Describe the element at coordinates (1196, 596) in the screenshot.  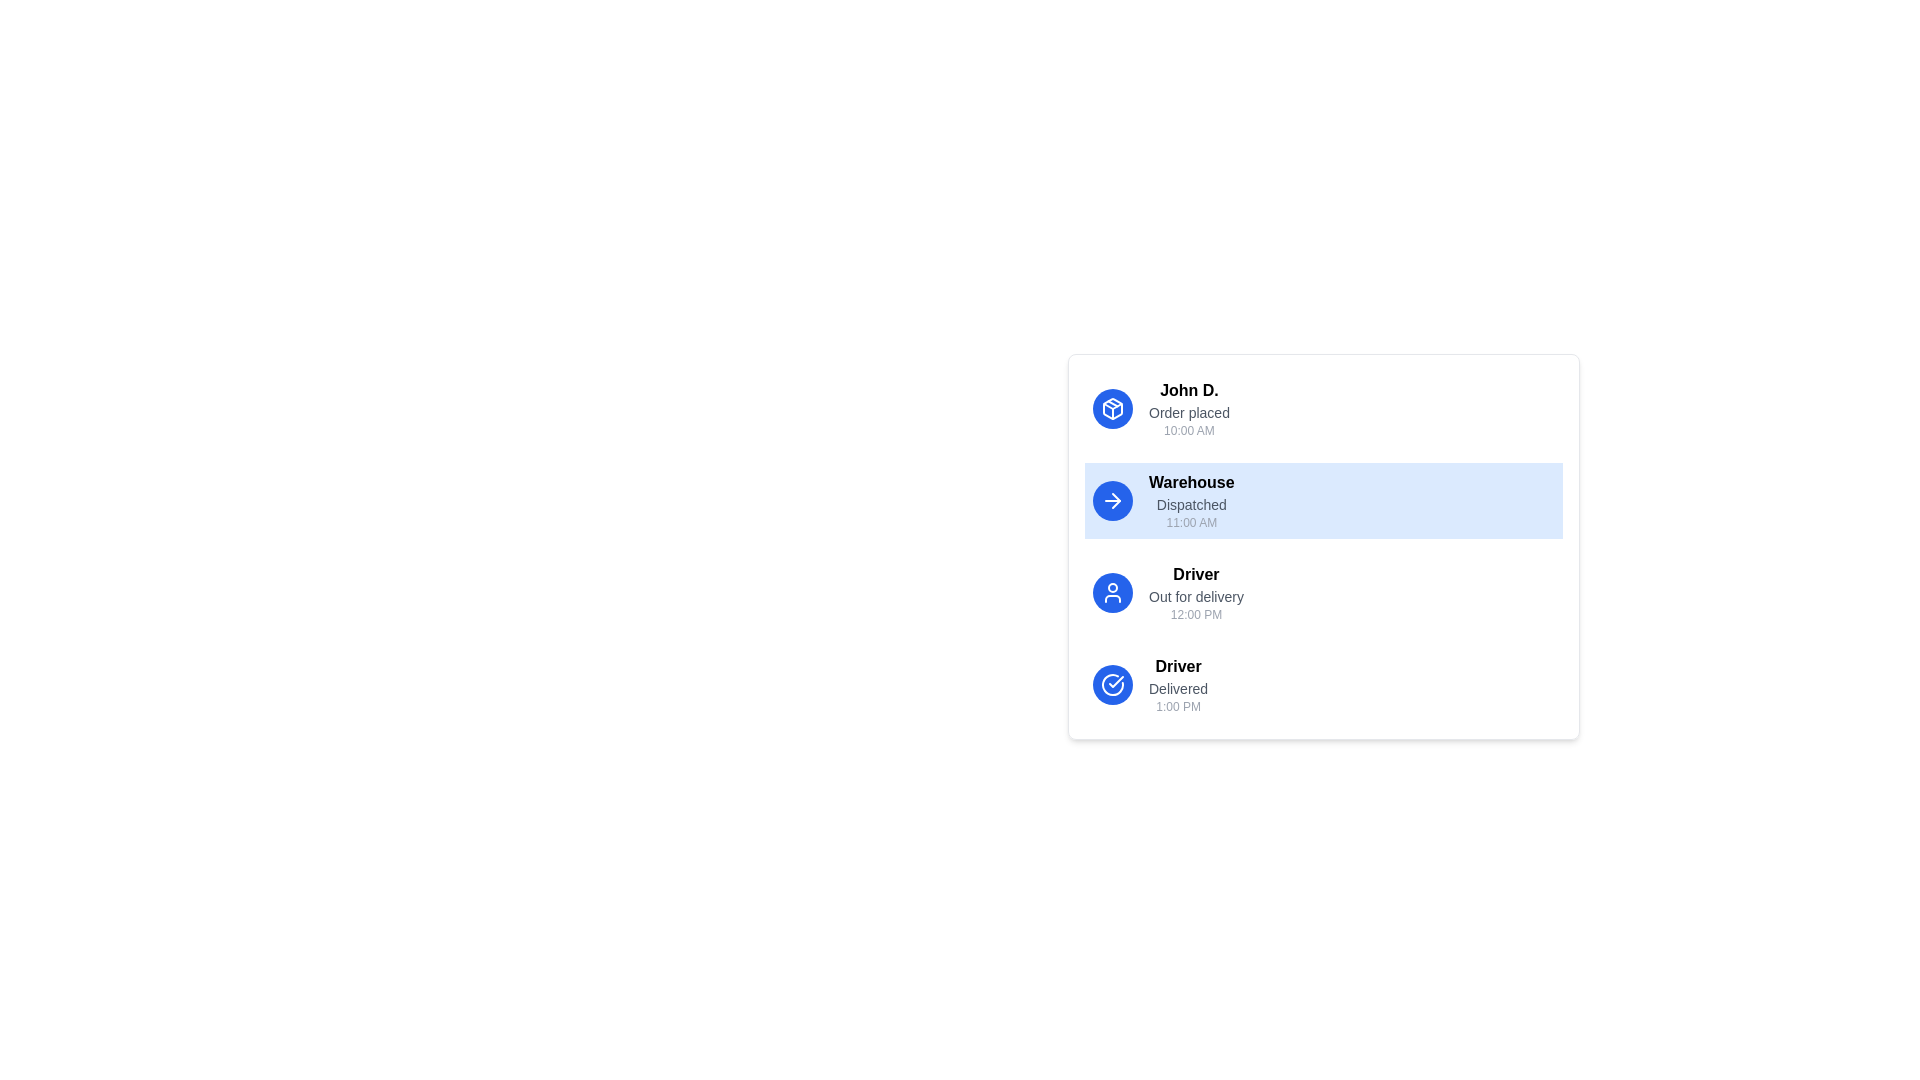
I see `the text label reading 'Out for delivery', which is positioned in a timeline structure, following the bold text 'Driver' and preceding '12:00 PM'` at that location.